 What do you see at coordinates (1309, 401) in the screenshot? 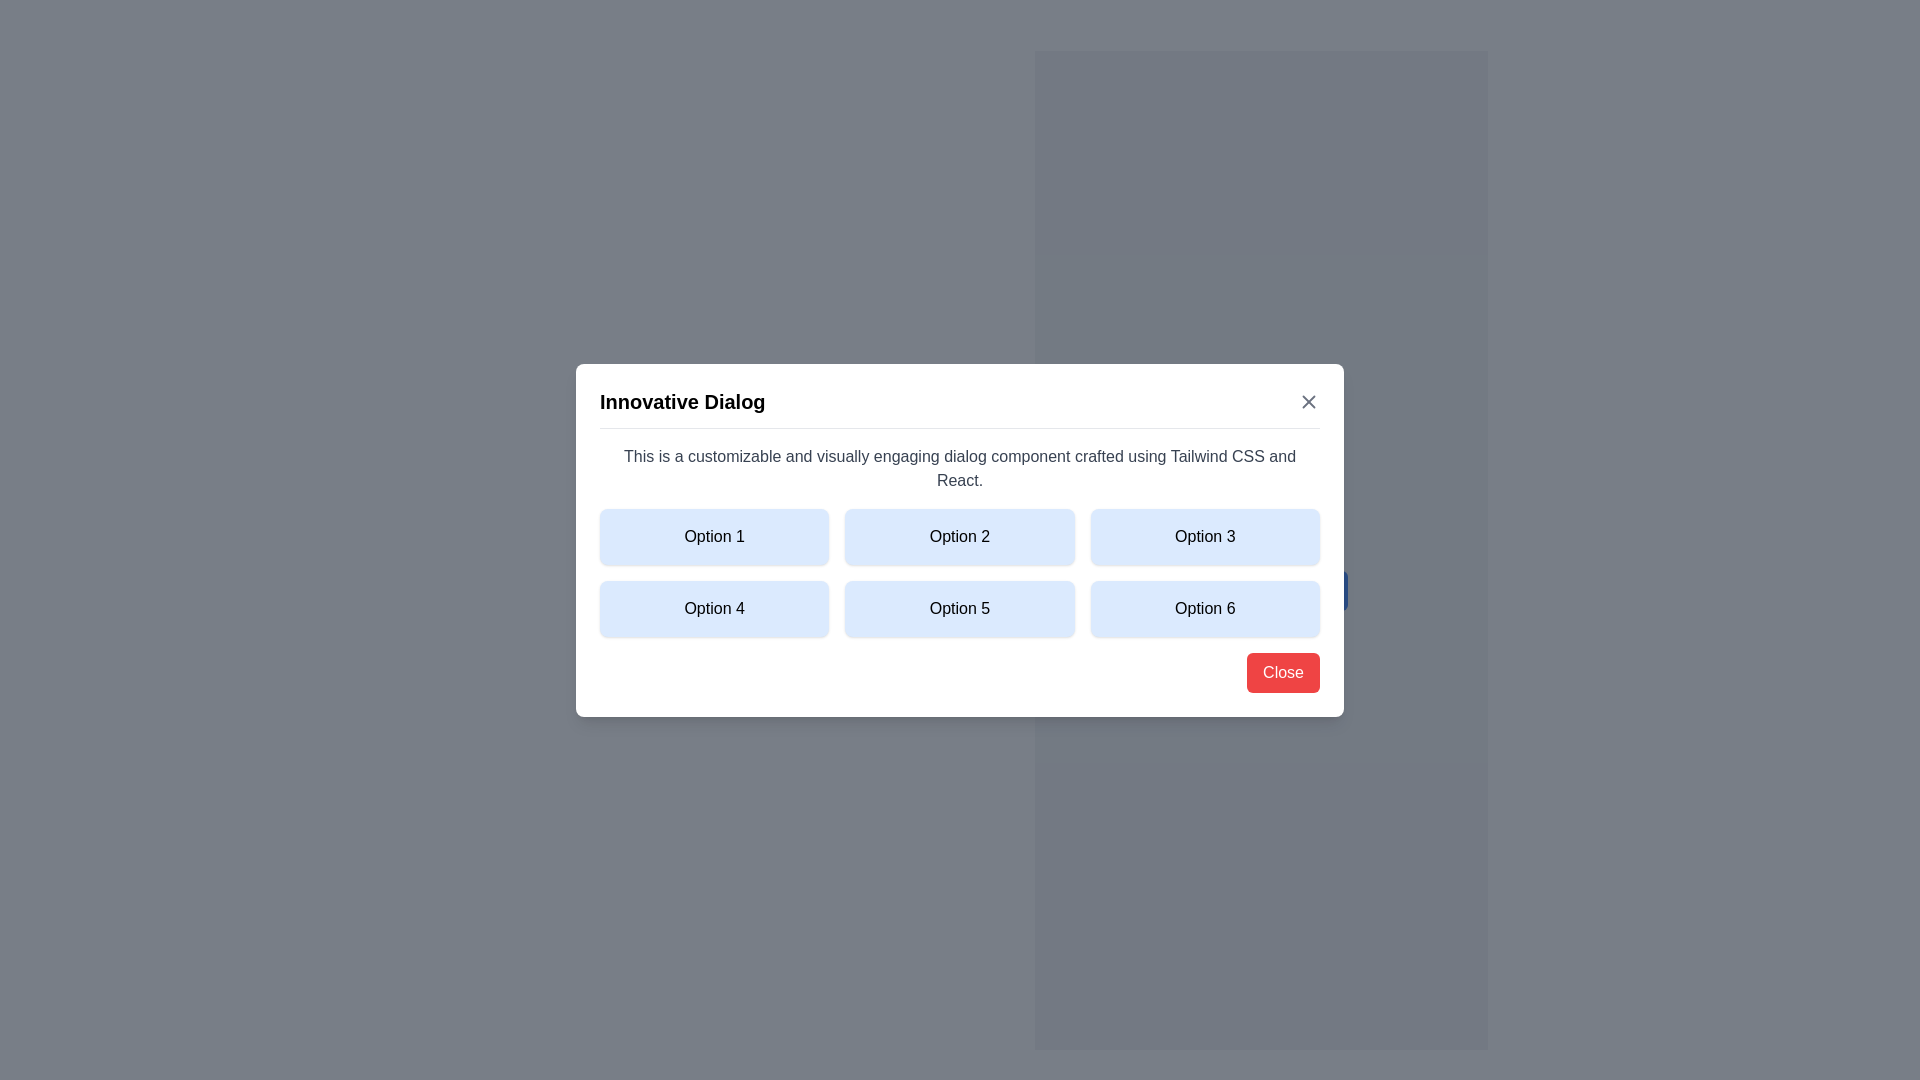
I see `the 'X' button in the top-right corner of the dialog to close it` at bounding box center [1309, 401].